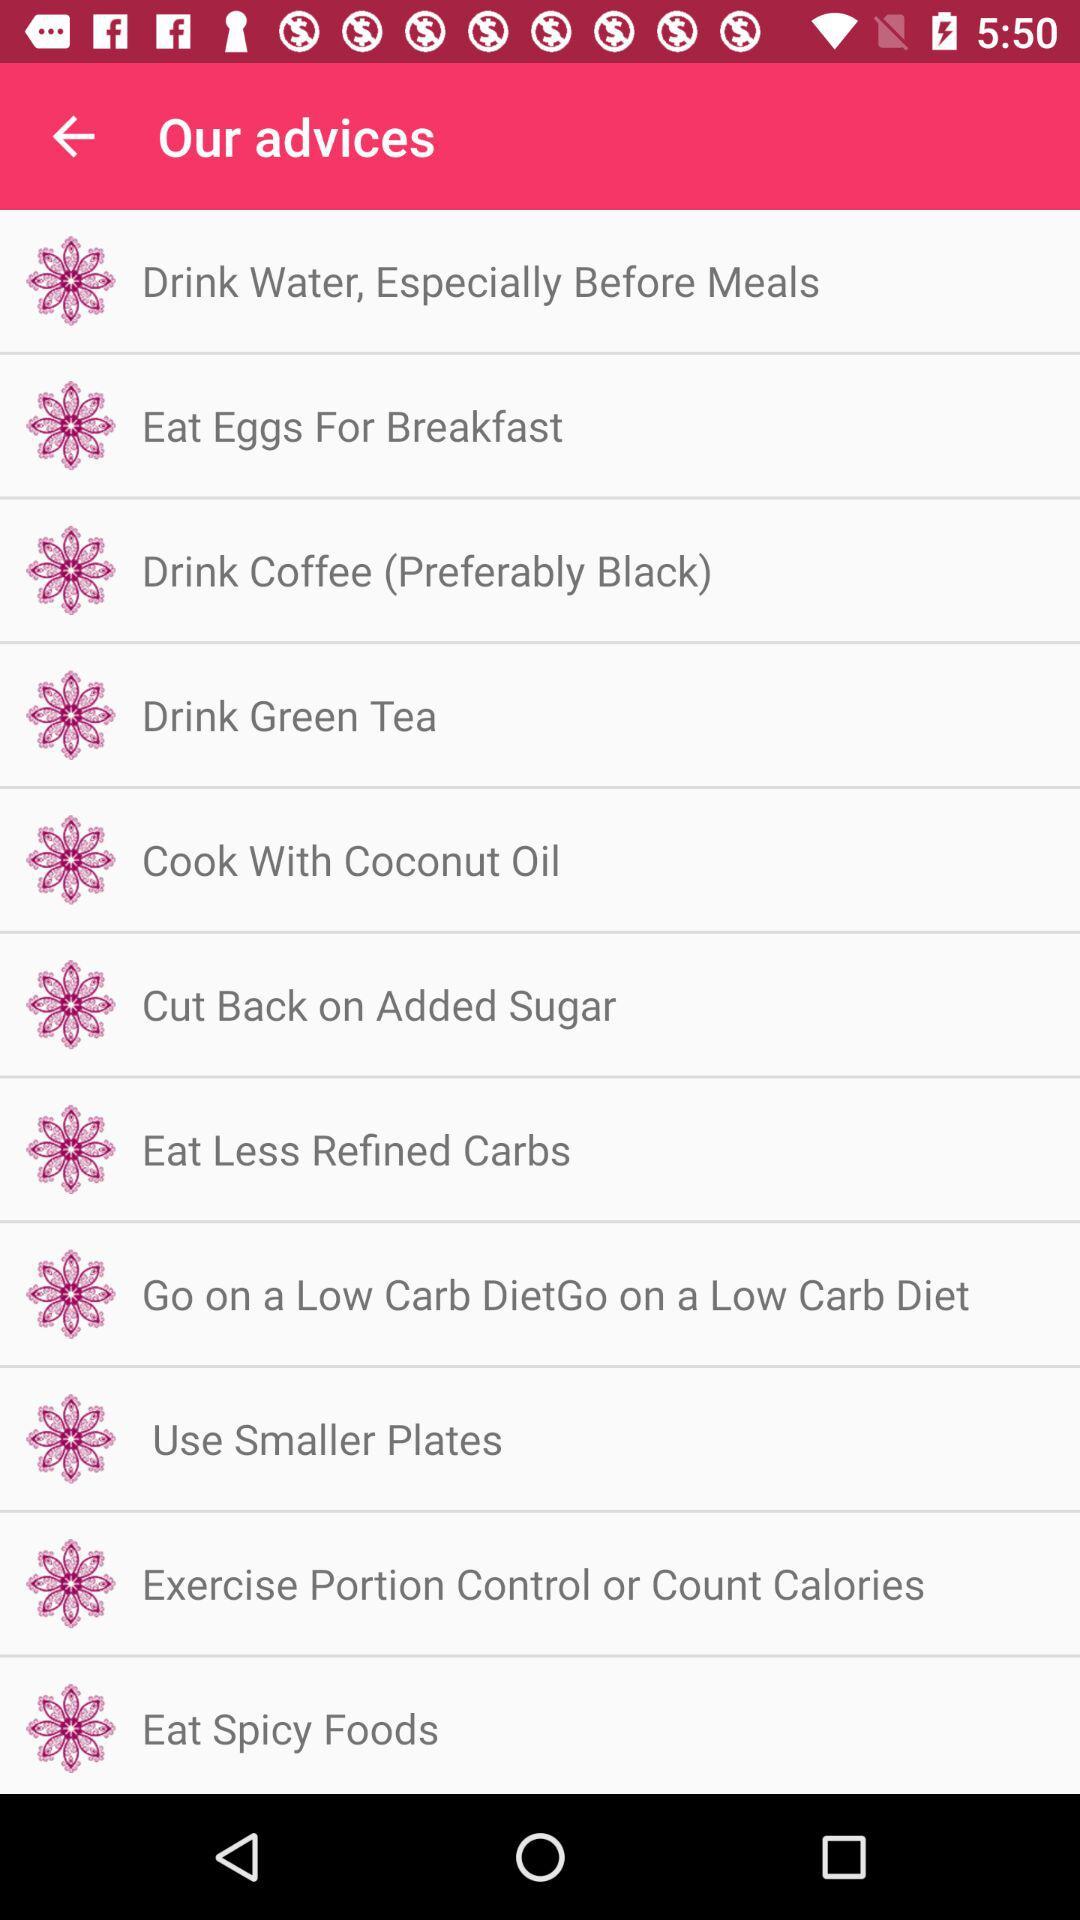 The image size is (1080, 1920). I want to click on the drink coffee preferably icon, so click(426, 569).